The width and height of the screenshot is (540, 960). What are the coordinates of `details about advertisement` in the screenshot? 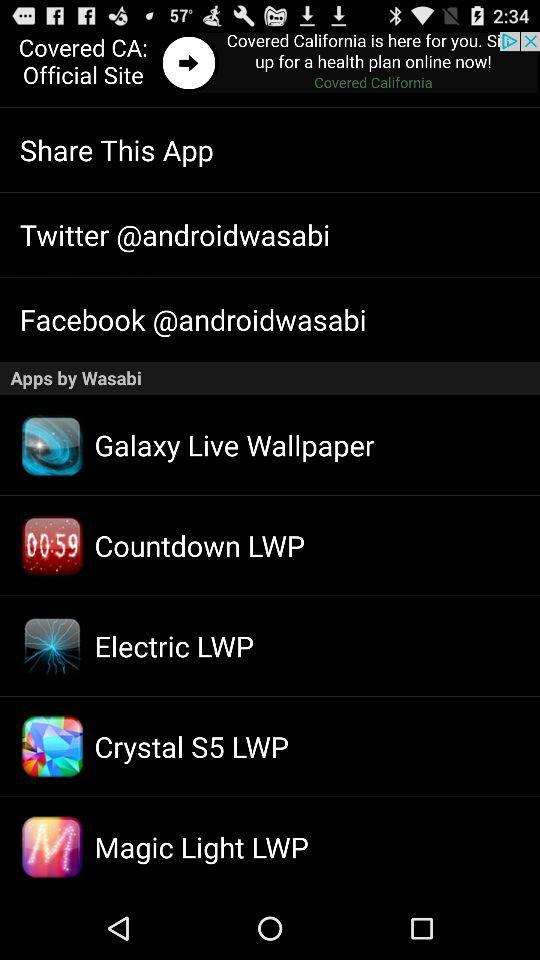 It's located at (270, 64).